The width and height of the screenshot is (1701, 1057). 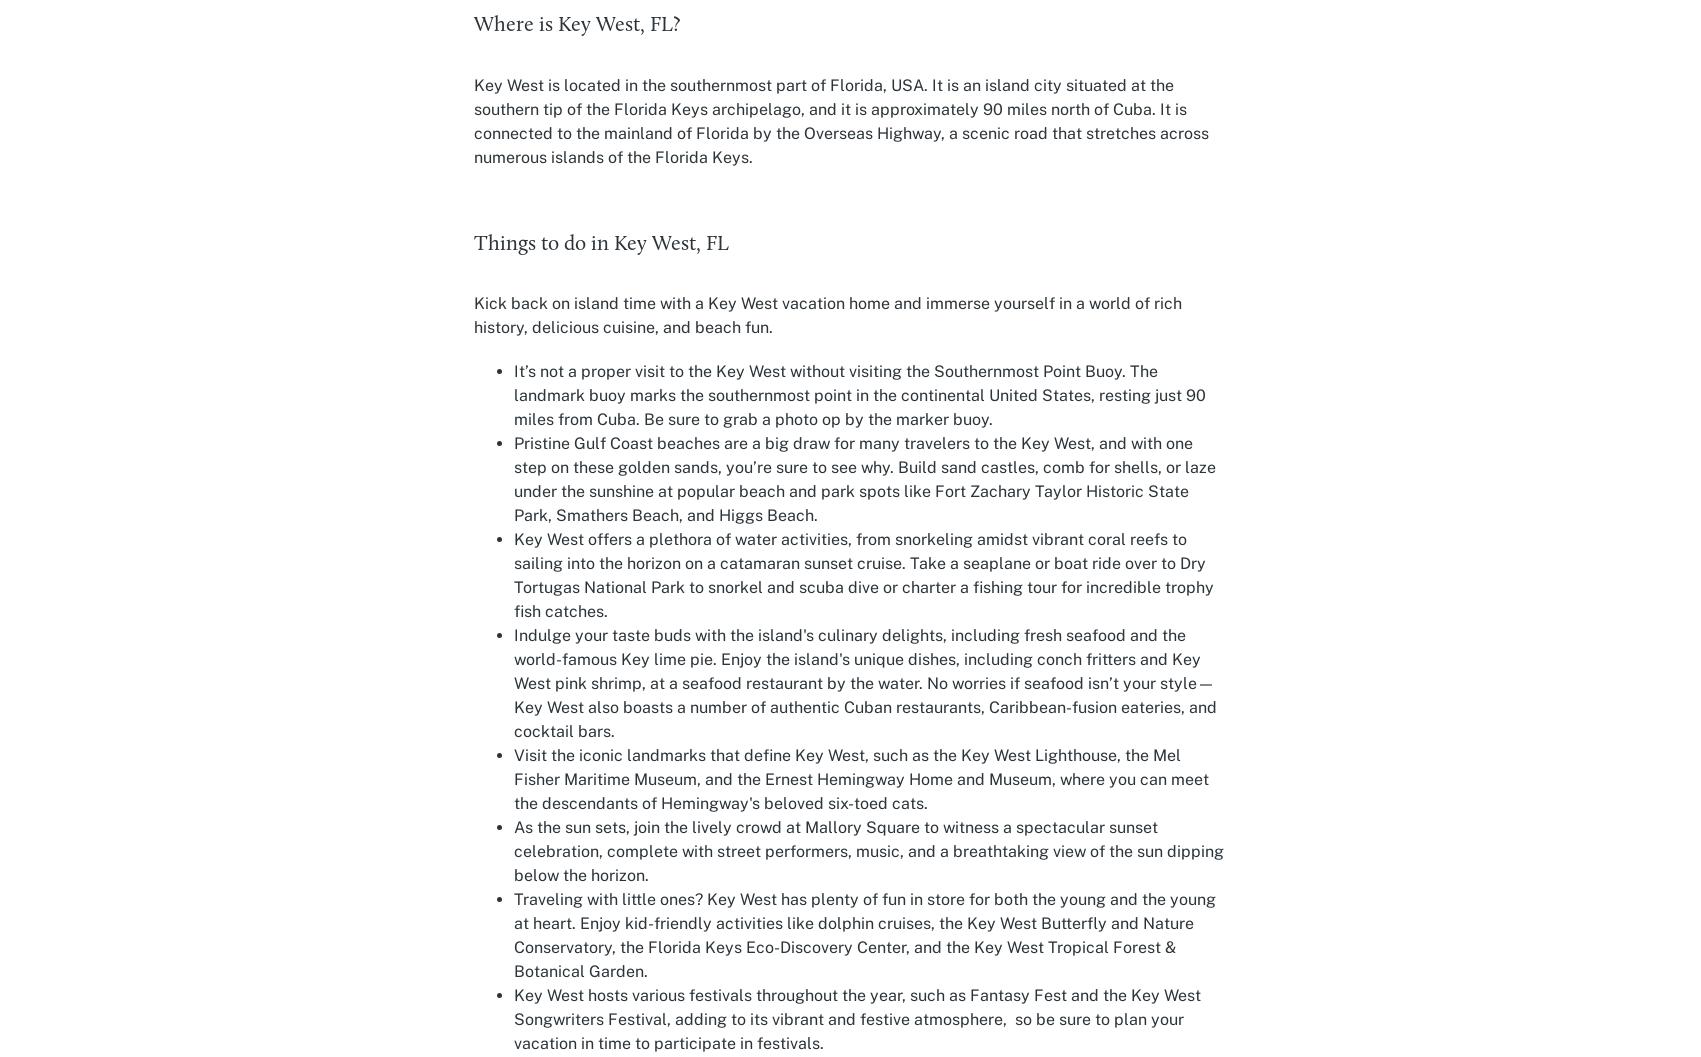 What do you see at coordinates (827, 315) in the screenshot?
I see `'Kick back on island time with a Key West vacation home and immerse yourself in a world of rich history, delicious cuisine, and beach fun.'` at bounding box center [827, 315].